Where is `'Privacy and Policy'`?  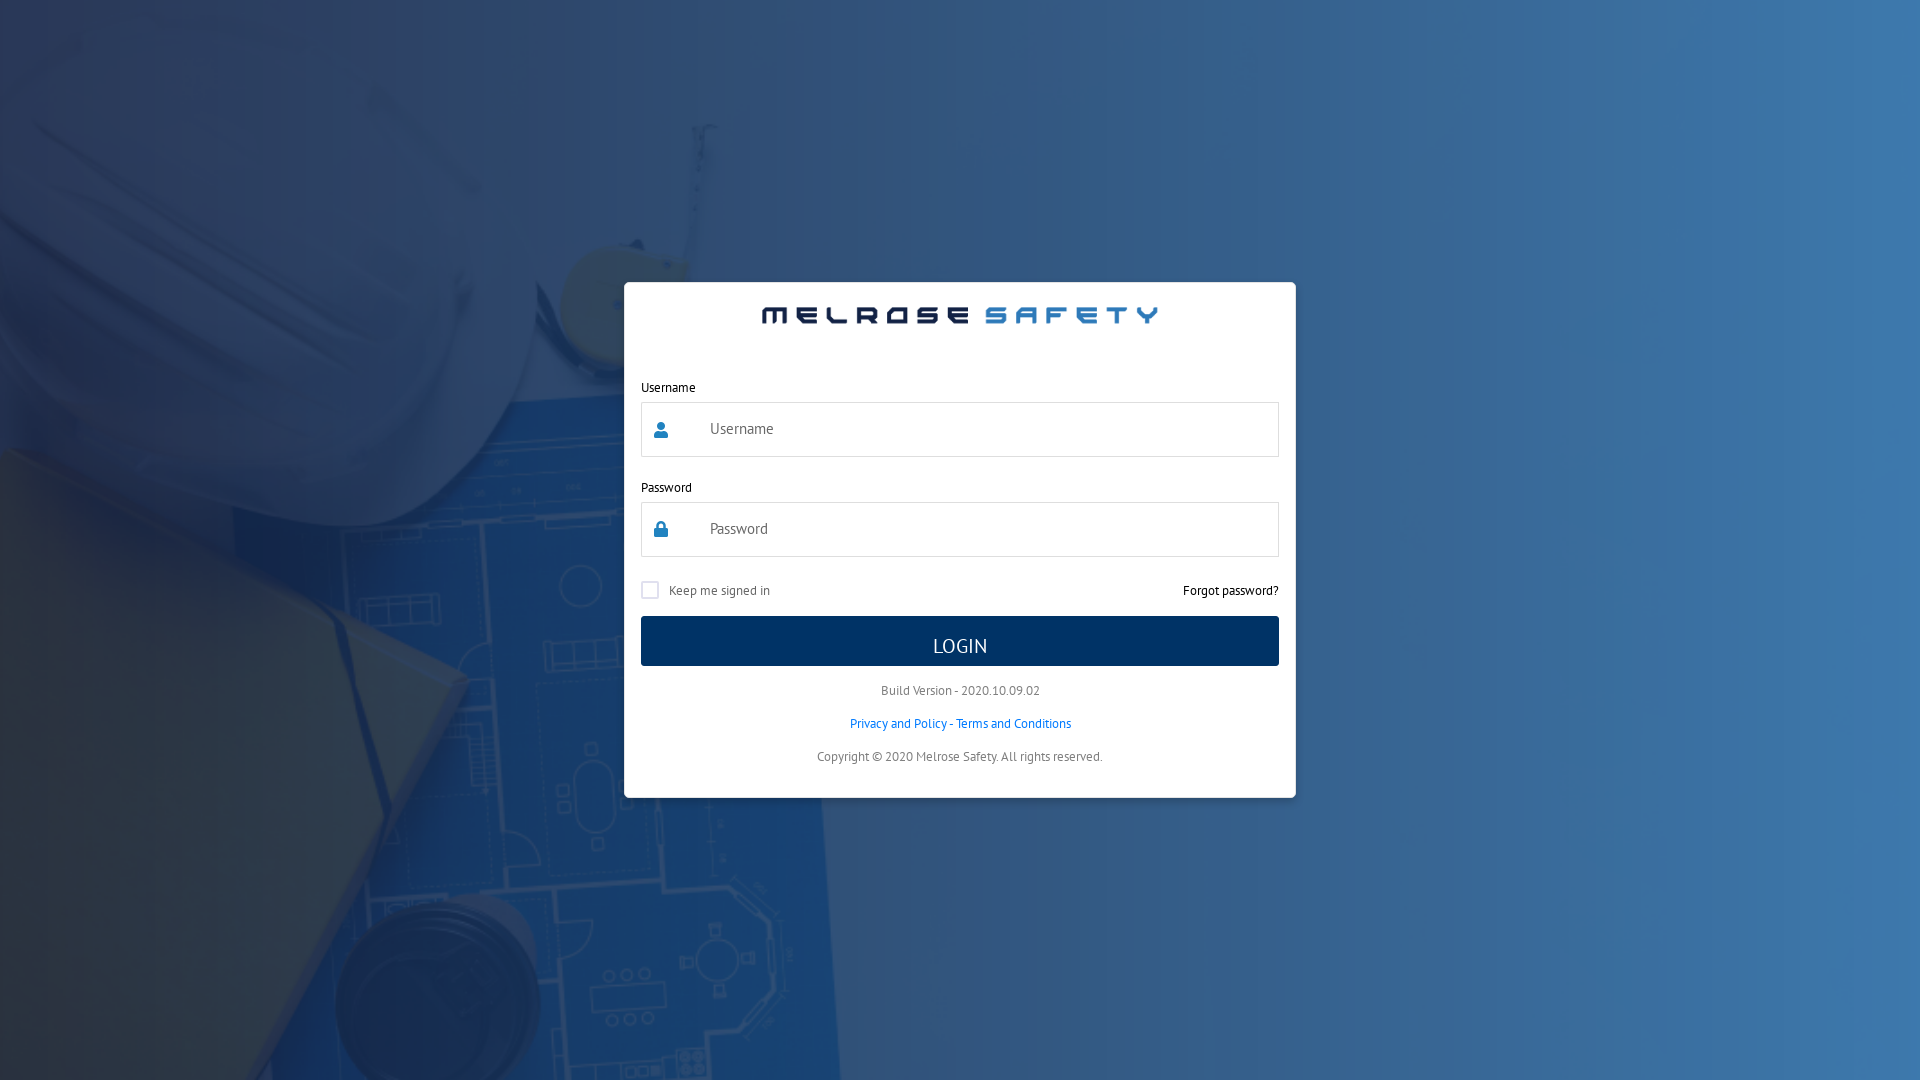
'Privacy and Policy' is located at coordinates (897, 723).